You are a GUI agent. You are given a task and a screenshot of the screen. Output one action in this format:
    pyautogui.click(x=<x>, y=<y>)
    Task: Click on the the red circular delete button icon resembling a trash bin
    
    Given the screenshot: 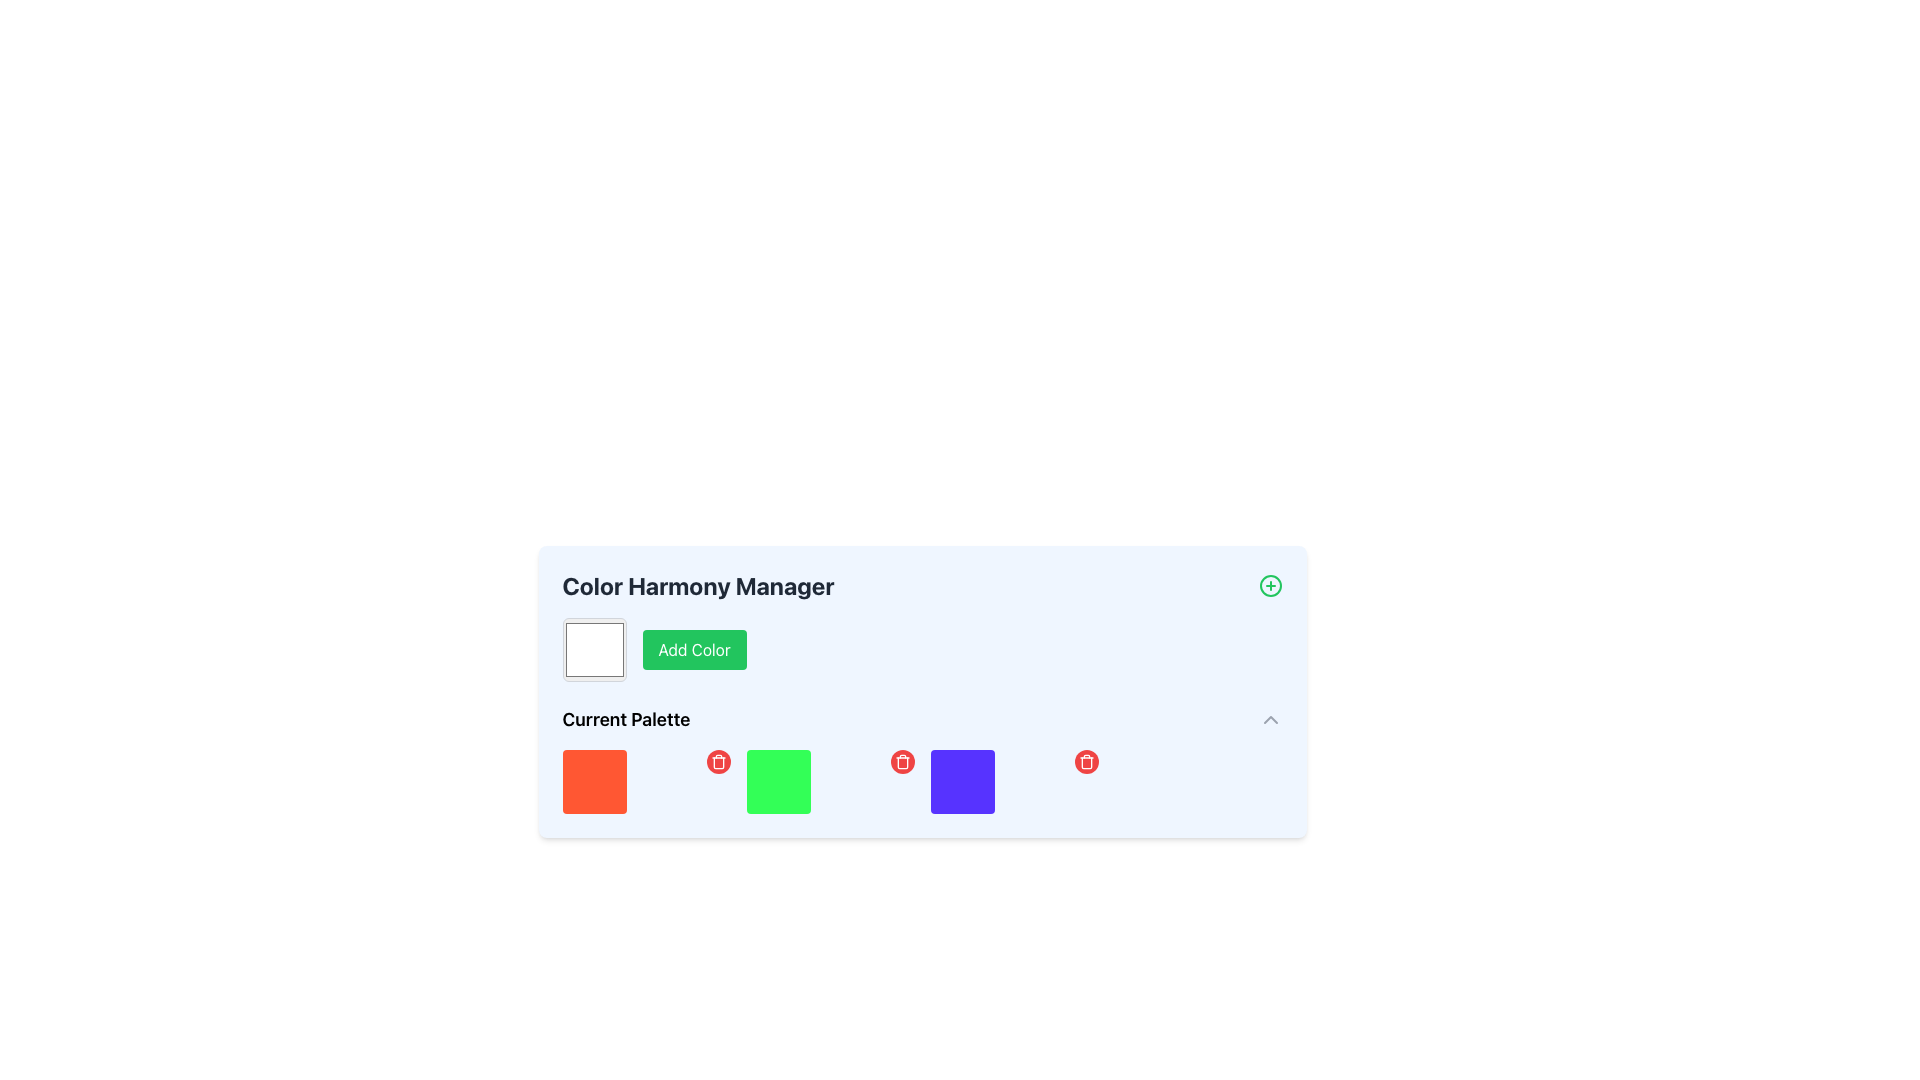 What is the action you would take?
    pyautogui.click(x=1085, y=762)
    